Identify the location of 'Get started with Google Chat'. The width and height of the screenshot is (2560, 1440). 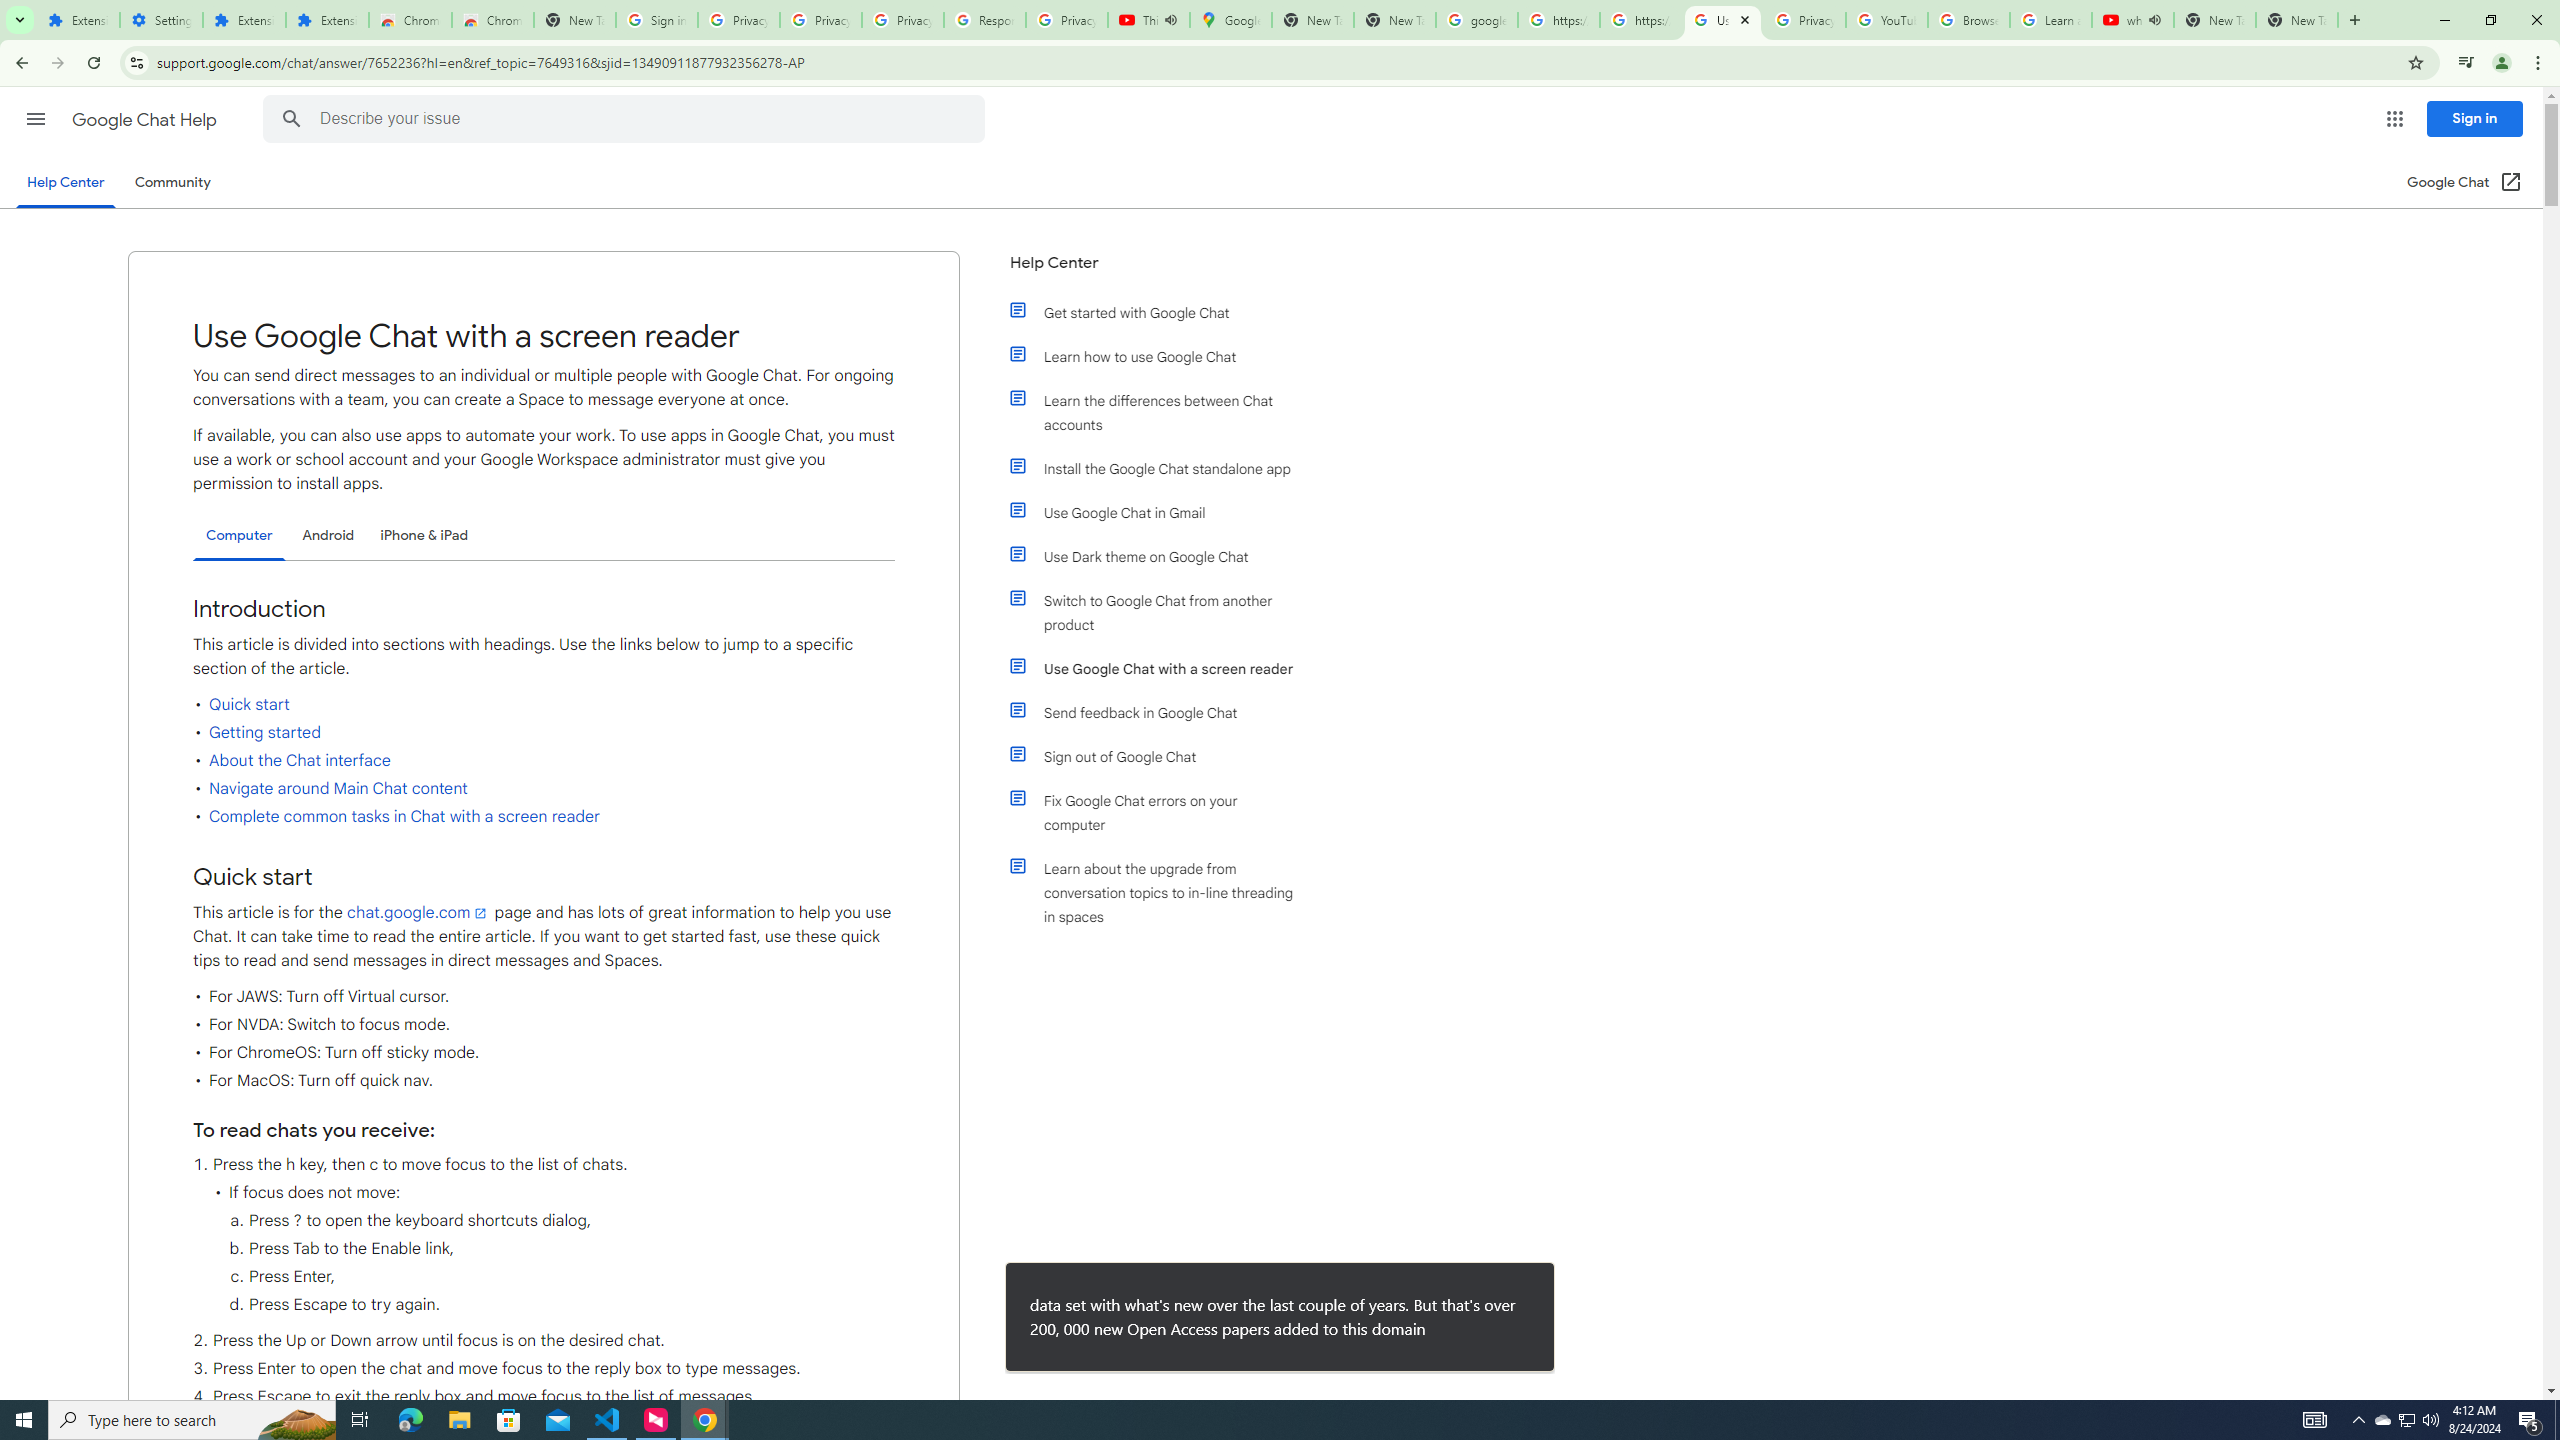
(1162, 313).